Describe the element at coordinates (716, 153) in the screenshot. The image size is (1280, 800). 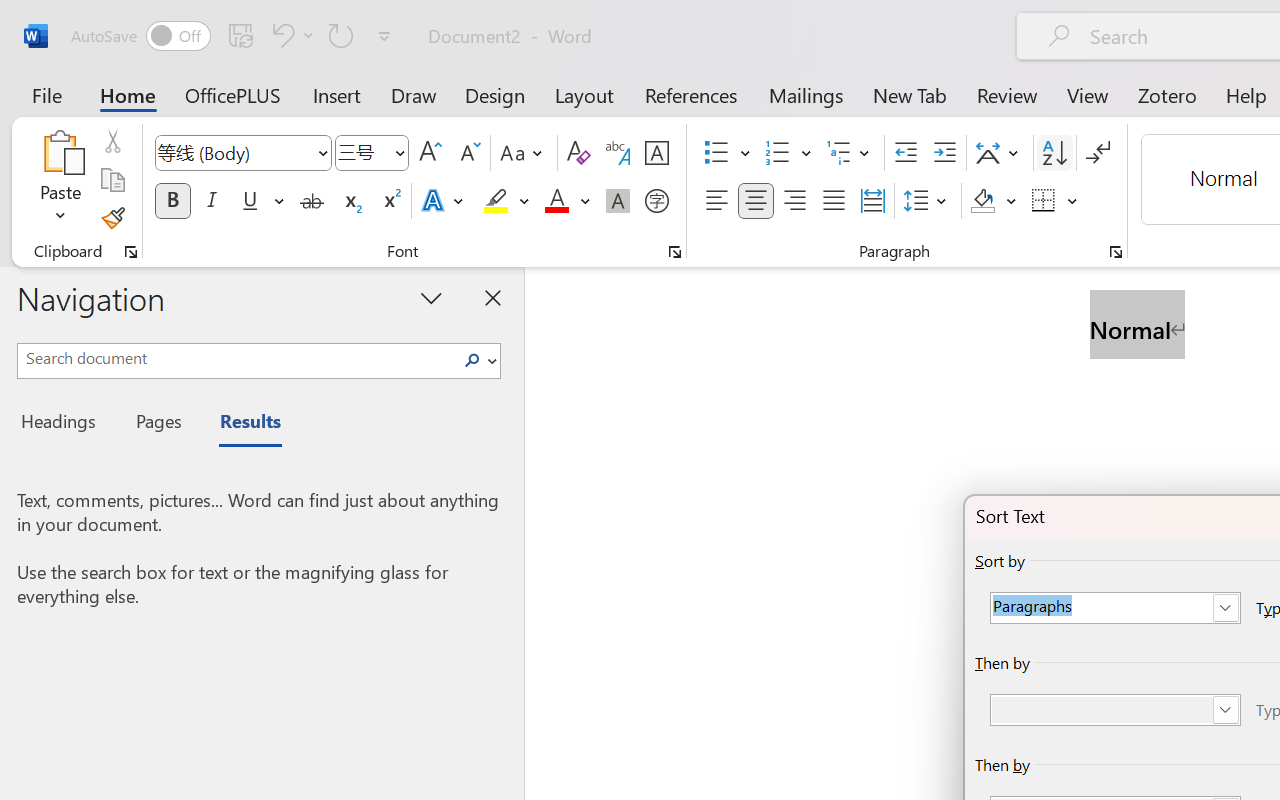
I see `'Bullets'` at that location.